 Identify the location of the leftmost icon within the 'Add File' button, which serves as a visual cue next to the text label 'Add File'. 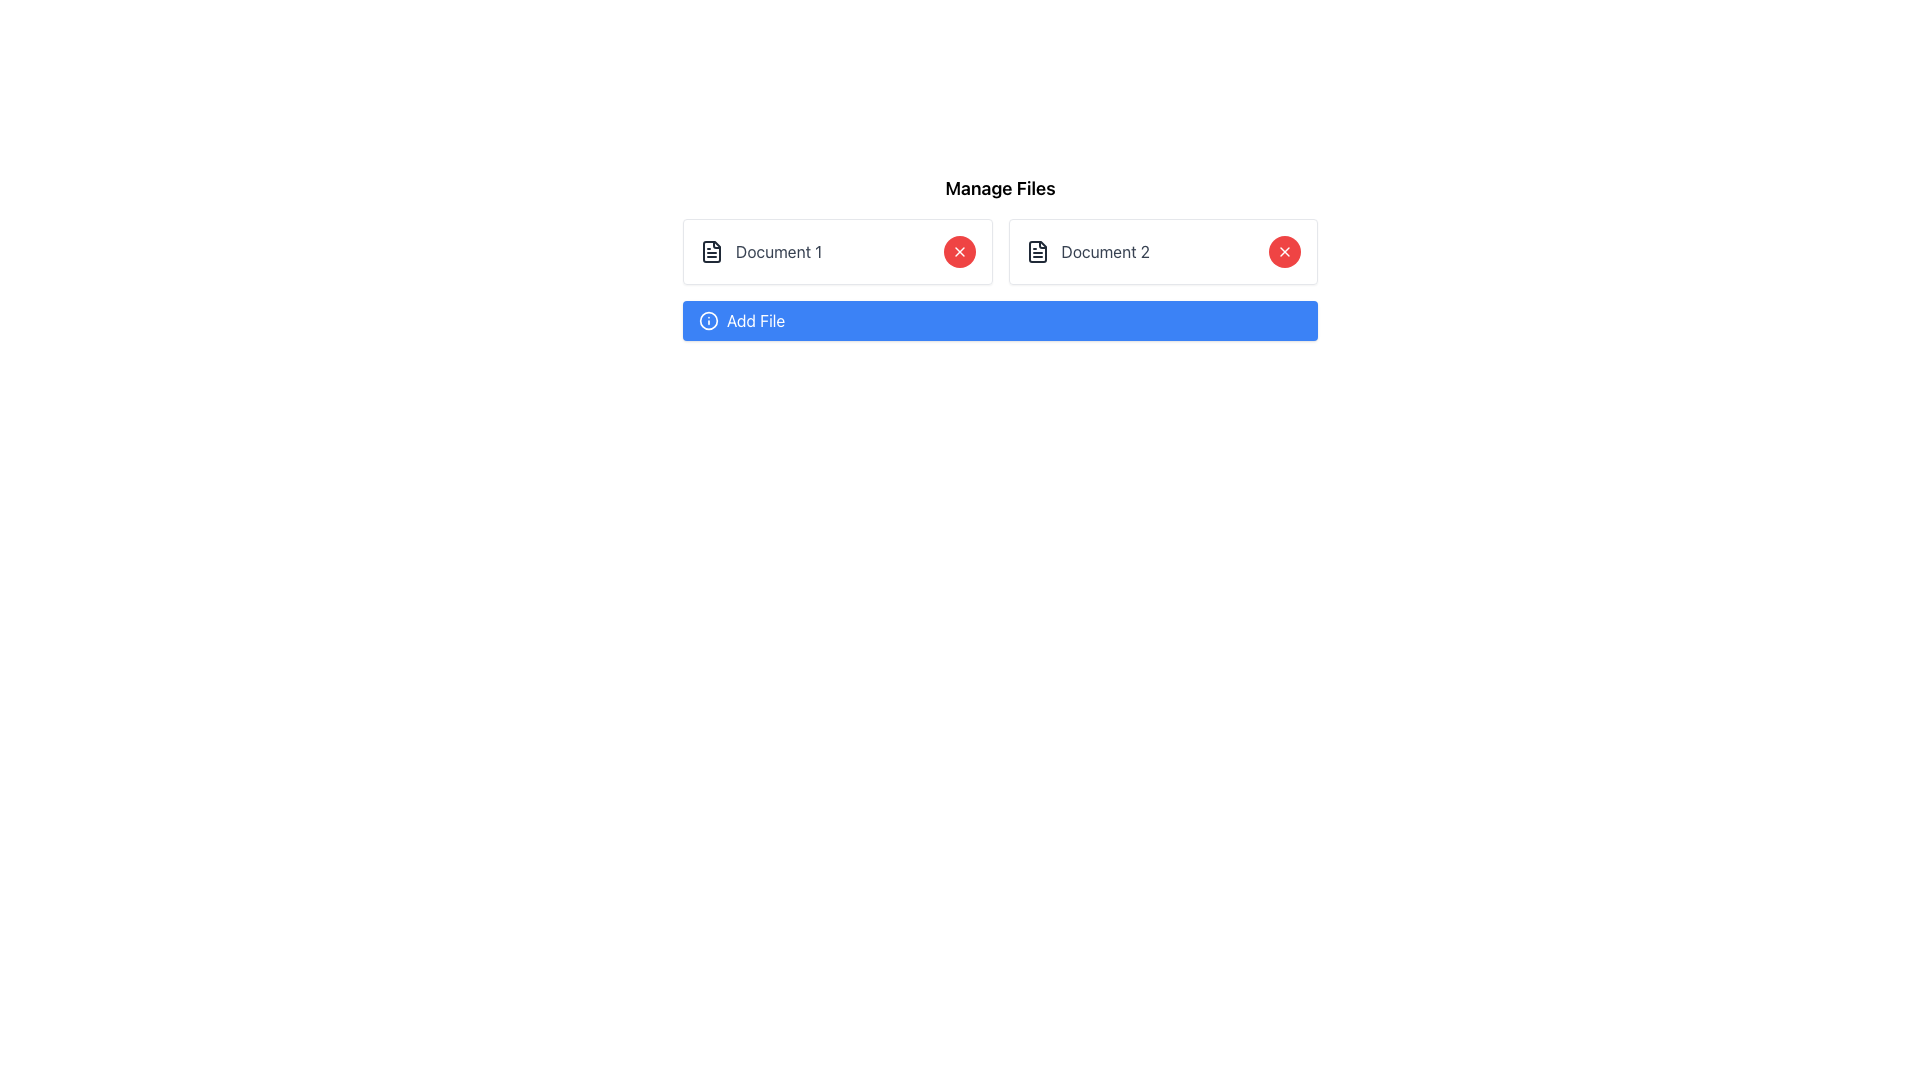
(709, 319).